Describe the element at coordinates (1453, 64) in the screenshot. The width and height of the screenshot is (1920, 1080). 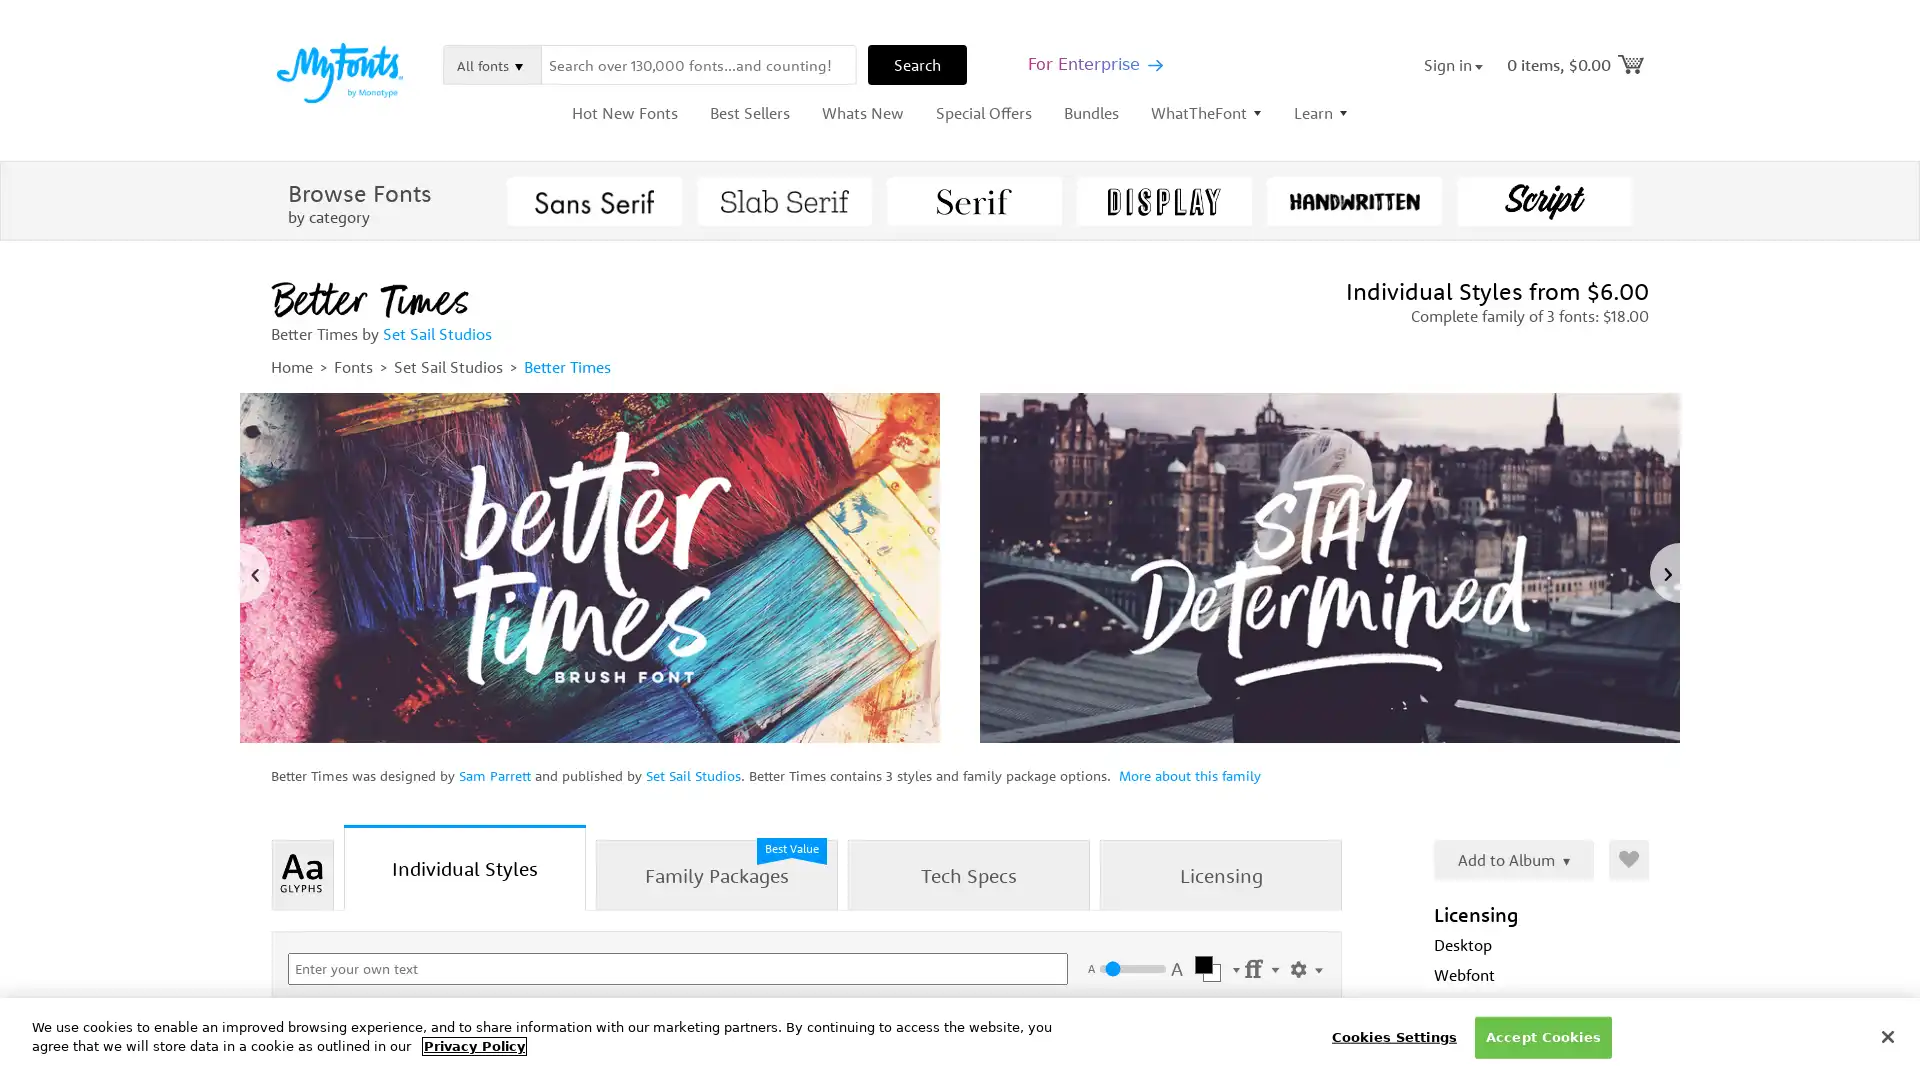
I see `Sign in` at that location.